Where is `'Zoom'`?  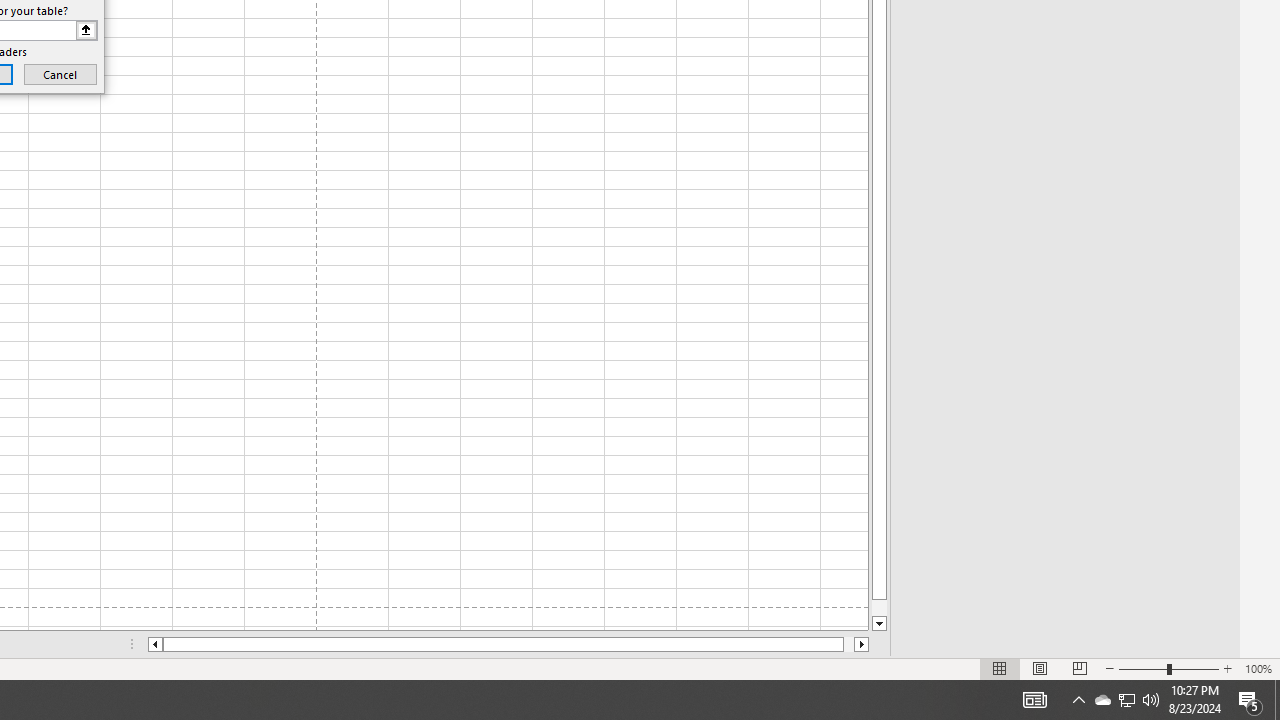 'Zoom' is located at coordinates (1168, 669).